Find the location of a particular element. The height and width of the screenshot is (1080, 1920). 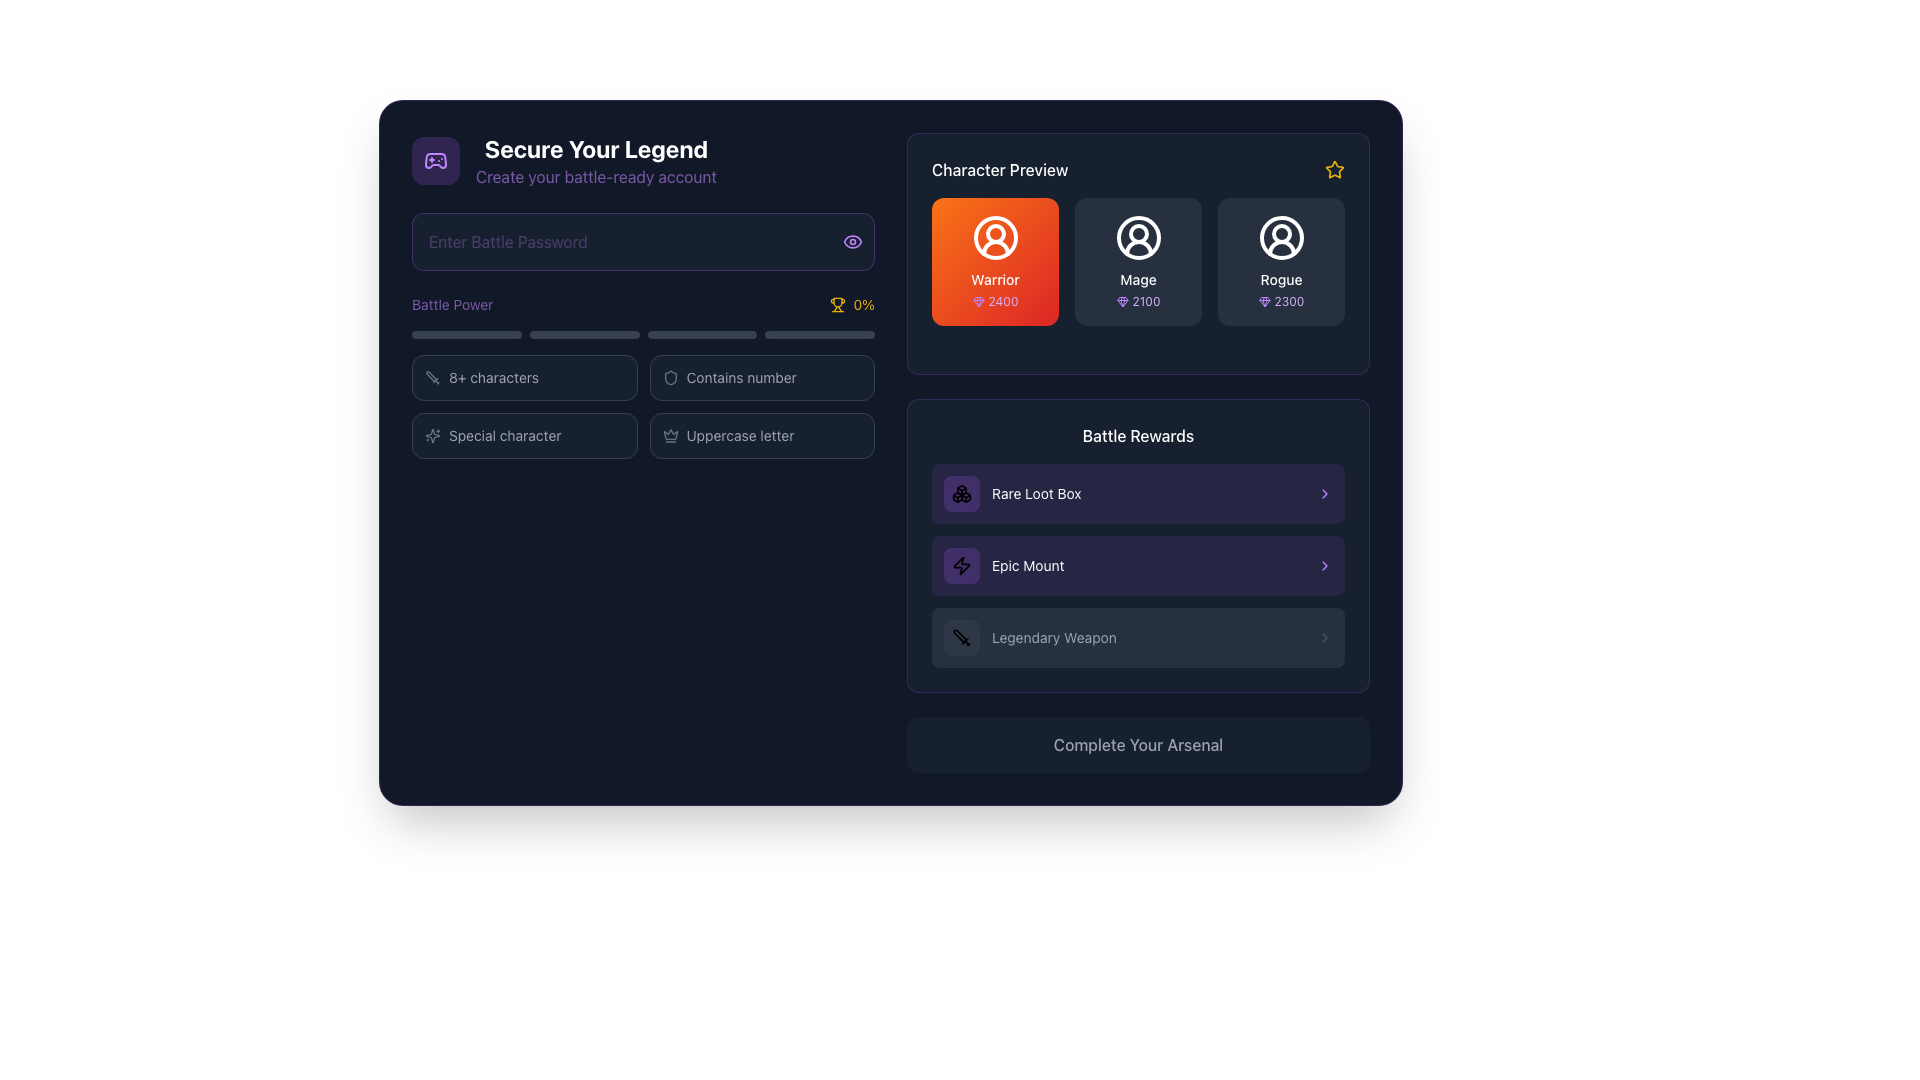

the second item in the vertical list under the 'Battle Rewards' section, which represents the 'Epic Mount' reward option is located at coordinates (1138, 566).